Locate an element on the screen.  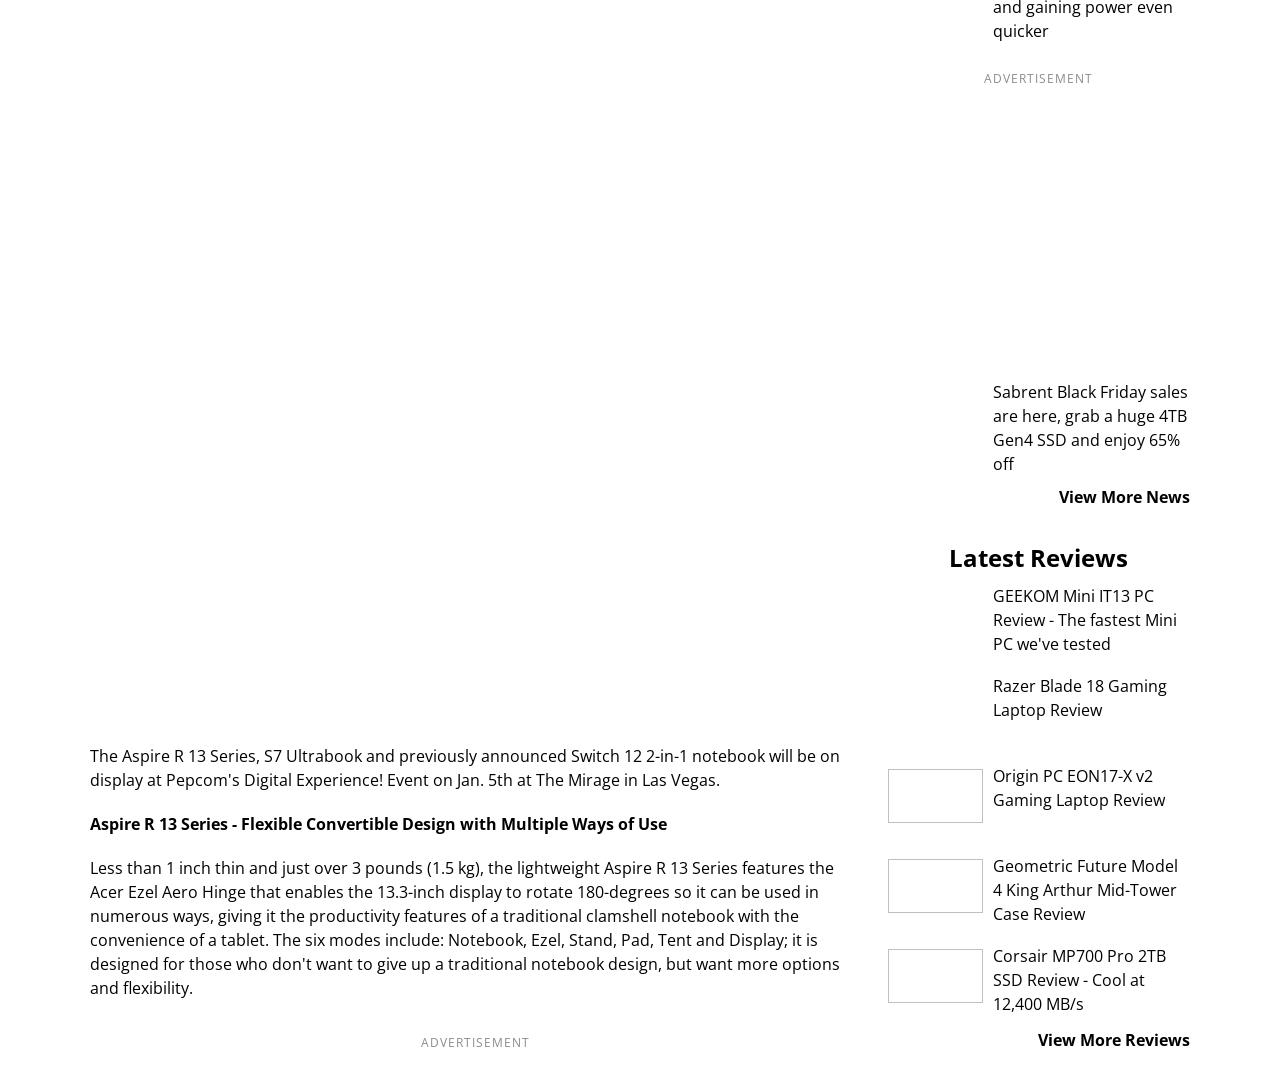
'Geometric Future Model 4 King Arthur Mid-Tower Case Review' is located at coordinates (1083, 889).